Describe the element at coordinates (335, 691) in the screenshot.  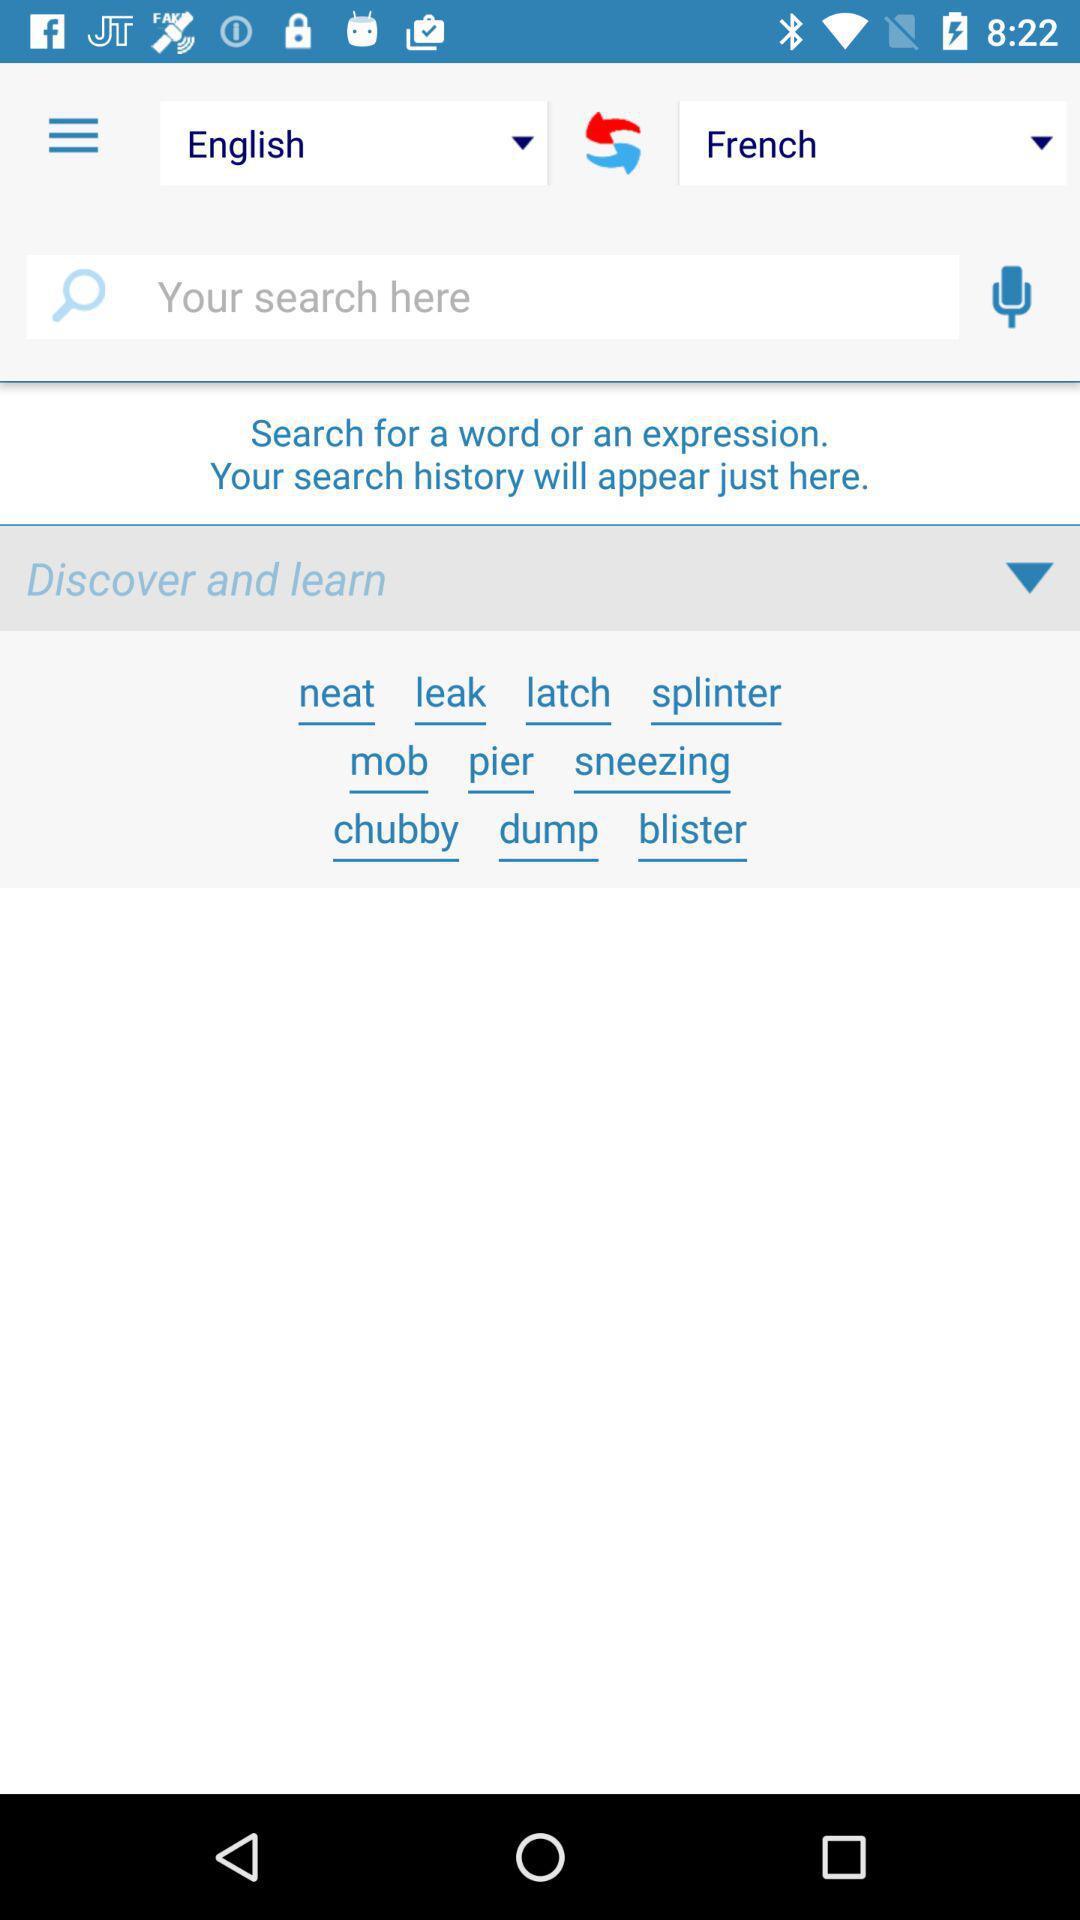
I see `icon below the discover and learn app` at that location.